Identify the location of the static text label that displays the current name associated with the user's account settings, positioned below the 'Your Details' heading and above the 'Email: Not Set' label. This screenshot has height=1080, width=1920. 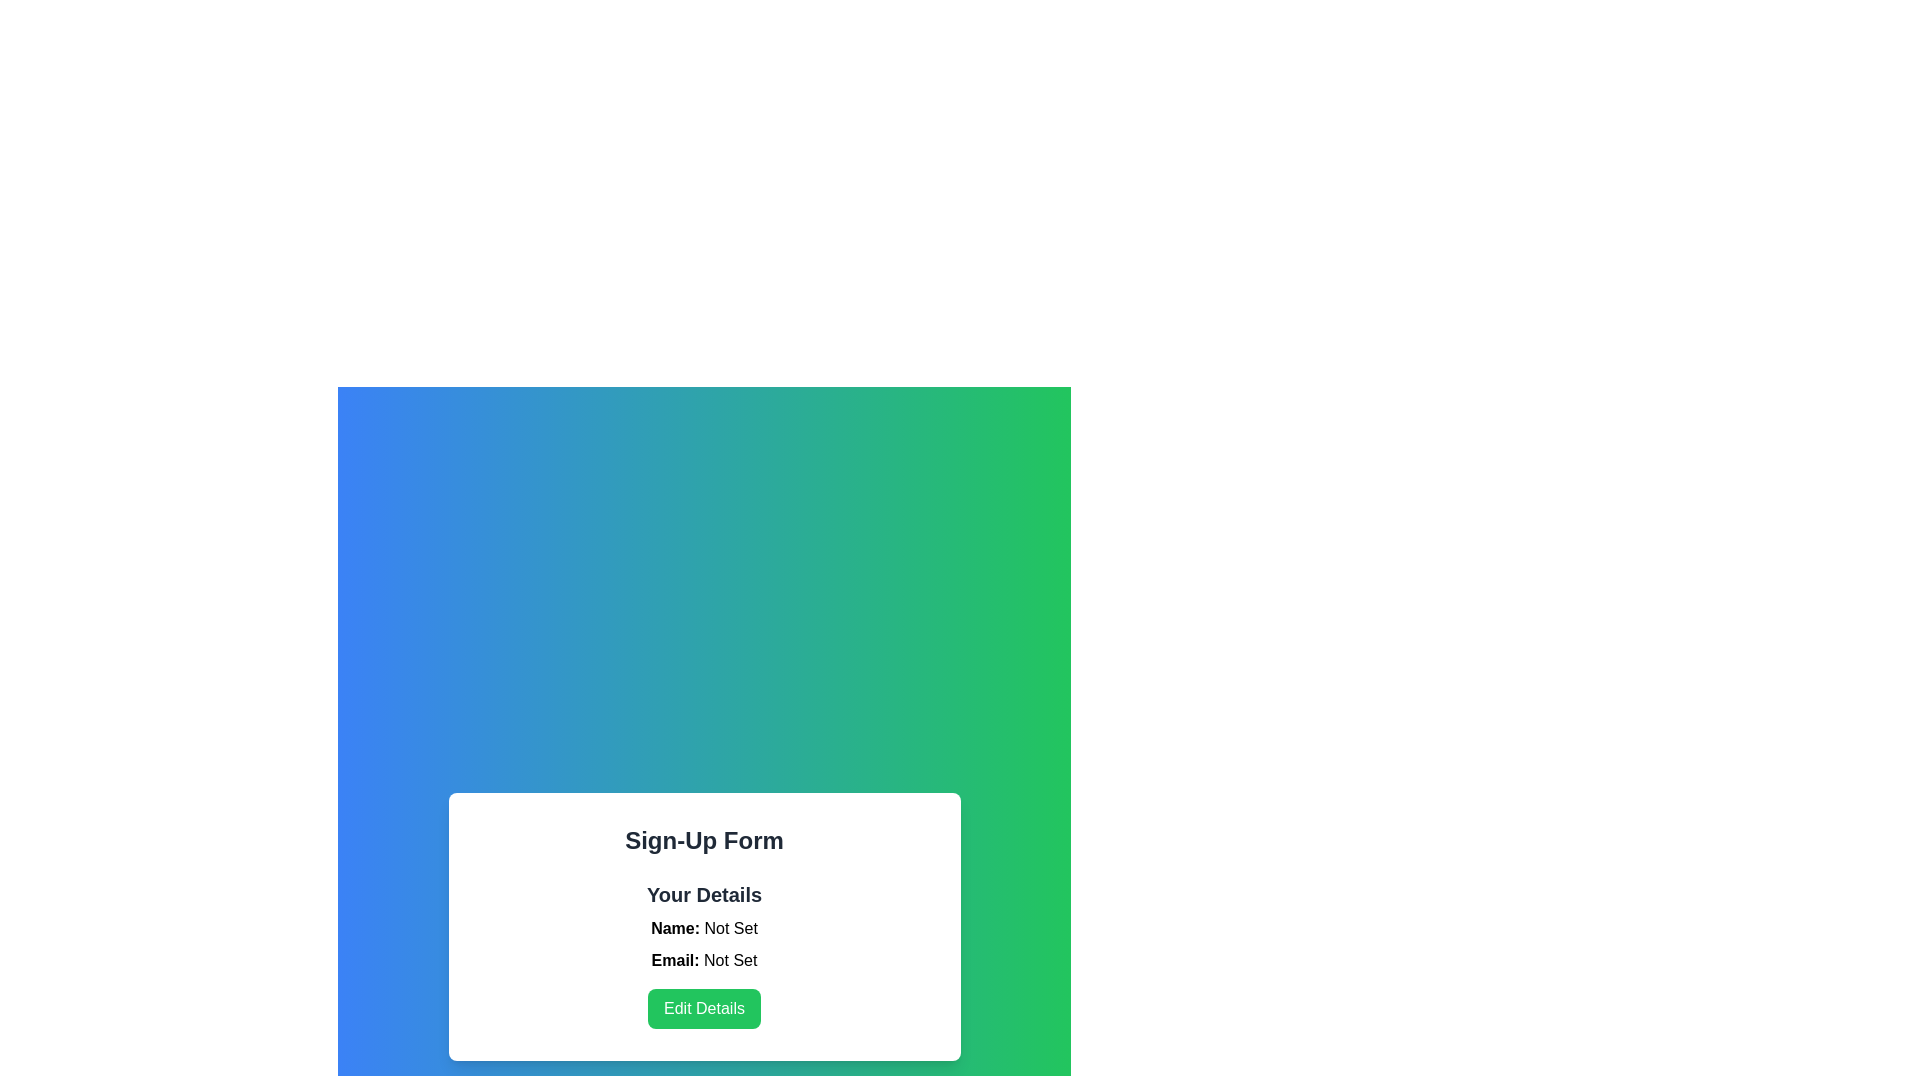
(704, 929).